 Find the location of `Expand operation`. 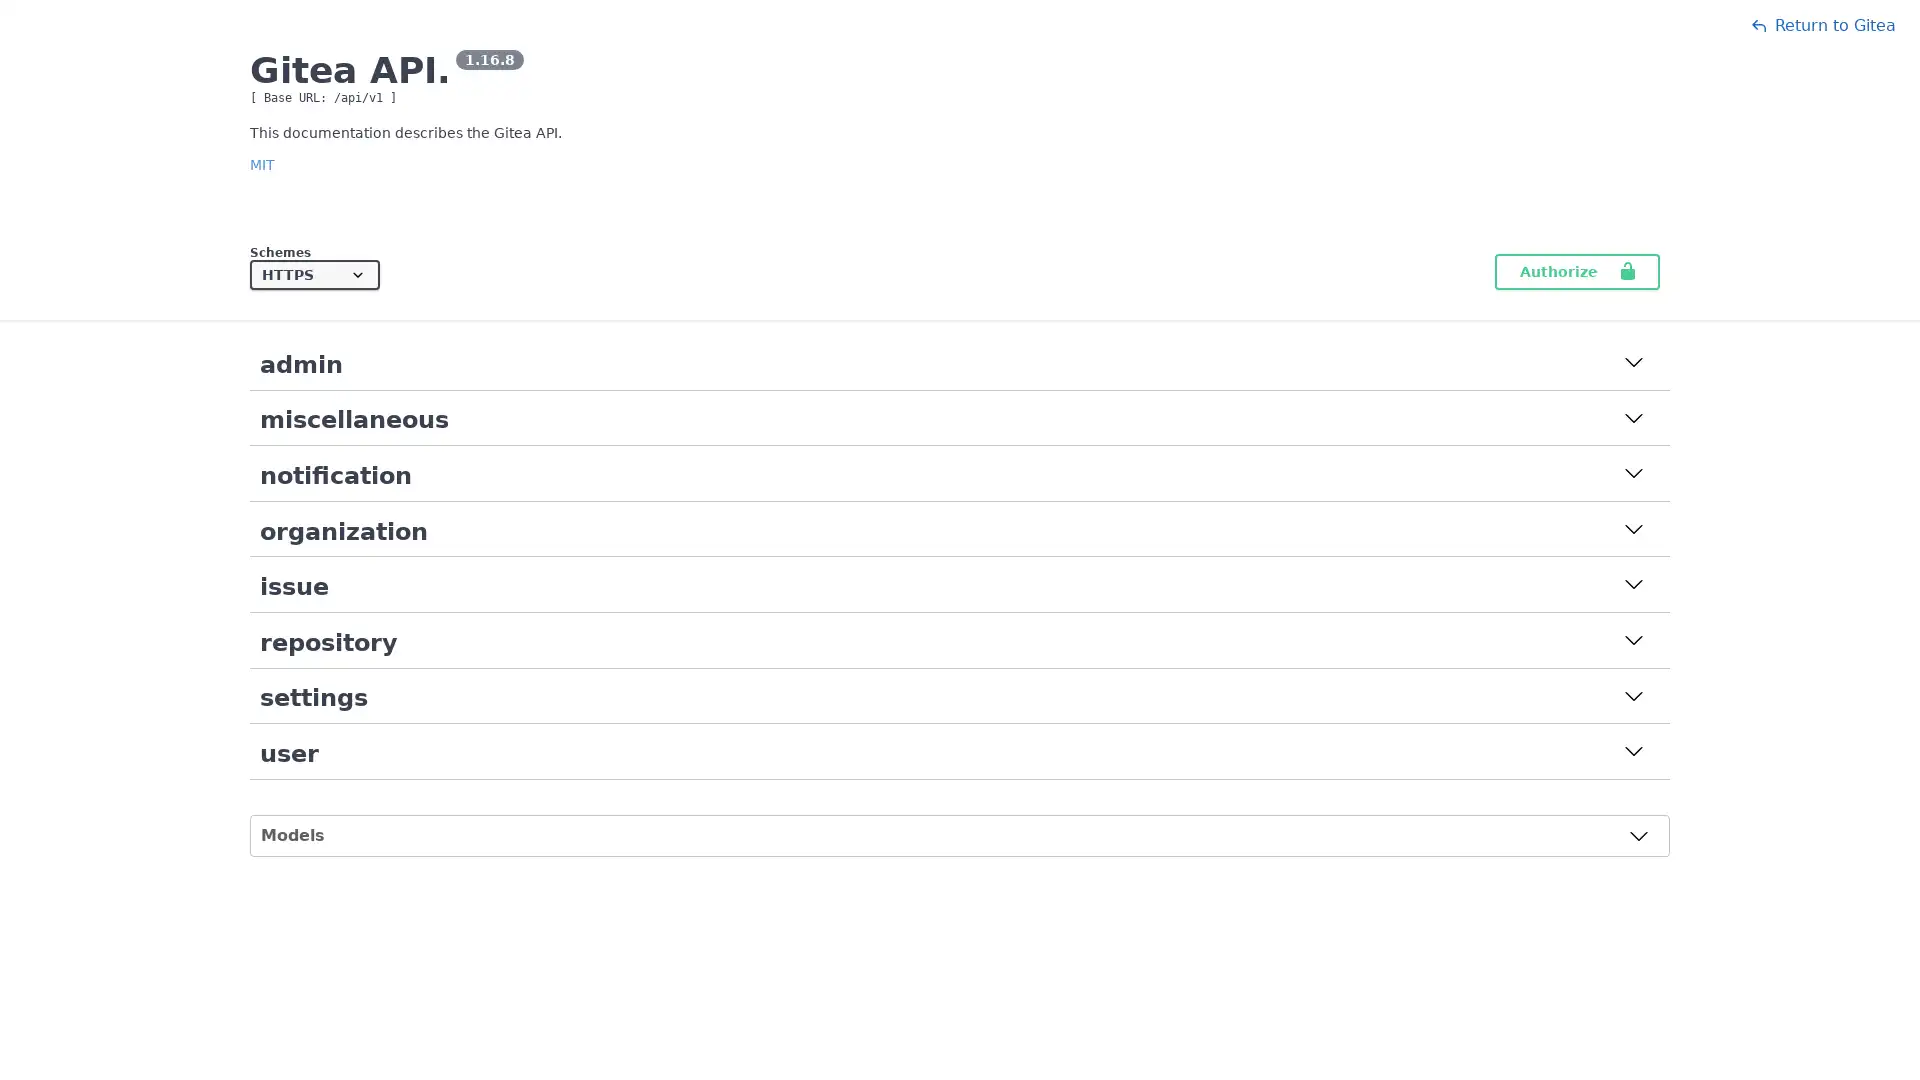

Expand operation is located at coordinates (1633, 530).